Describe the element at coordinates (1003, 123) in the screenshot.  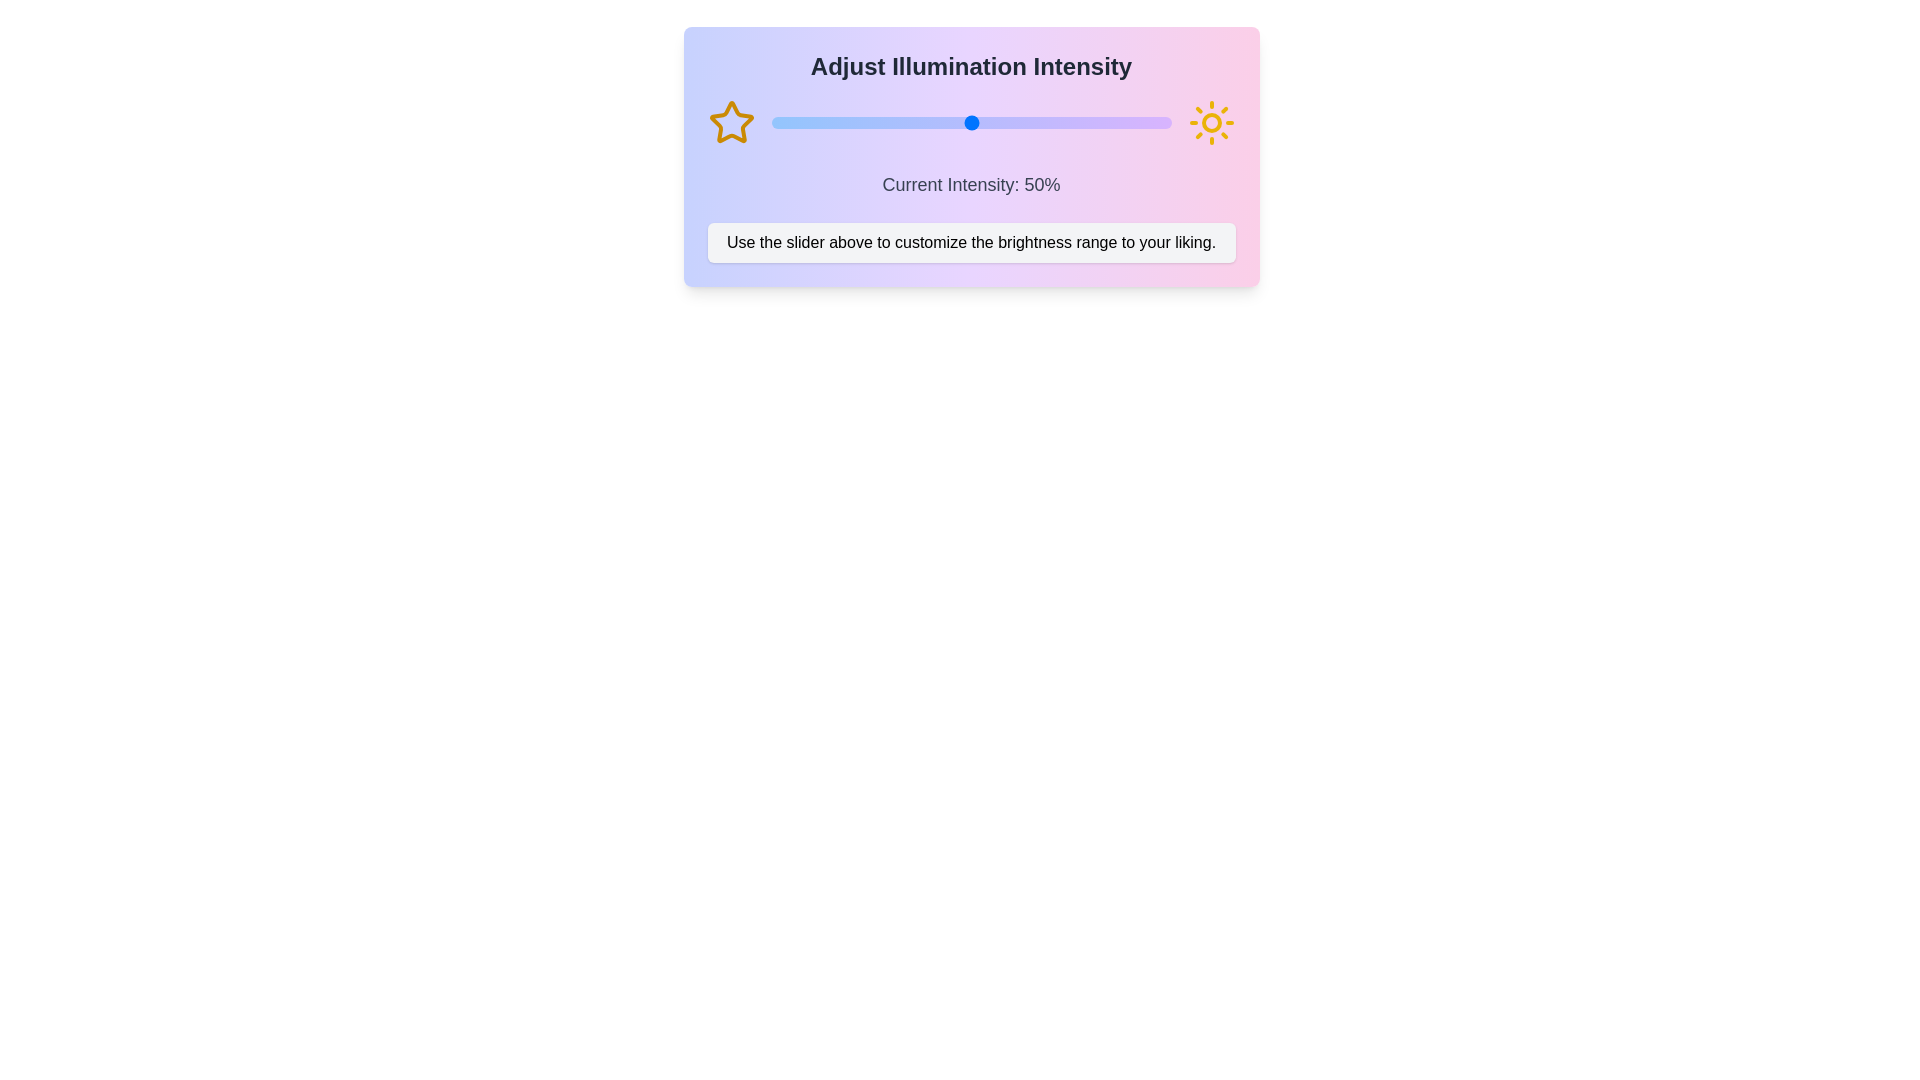
I see `the slider to set the intensity to 58%` at that location.